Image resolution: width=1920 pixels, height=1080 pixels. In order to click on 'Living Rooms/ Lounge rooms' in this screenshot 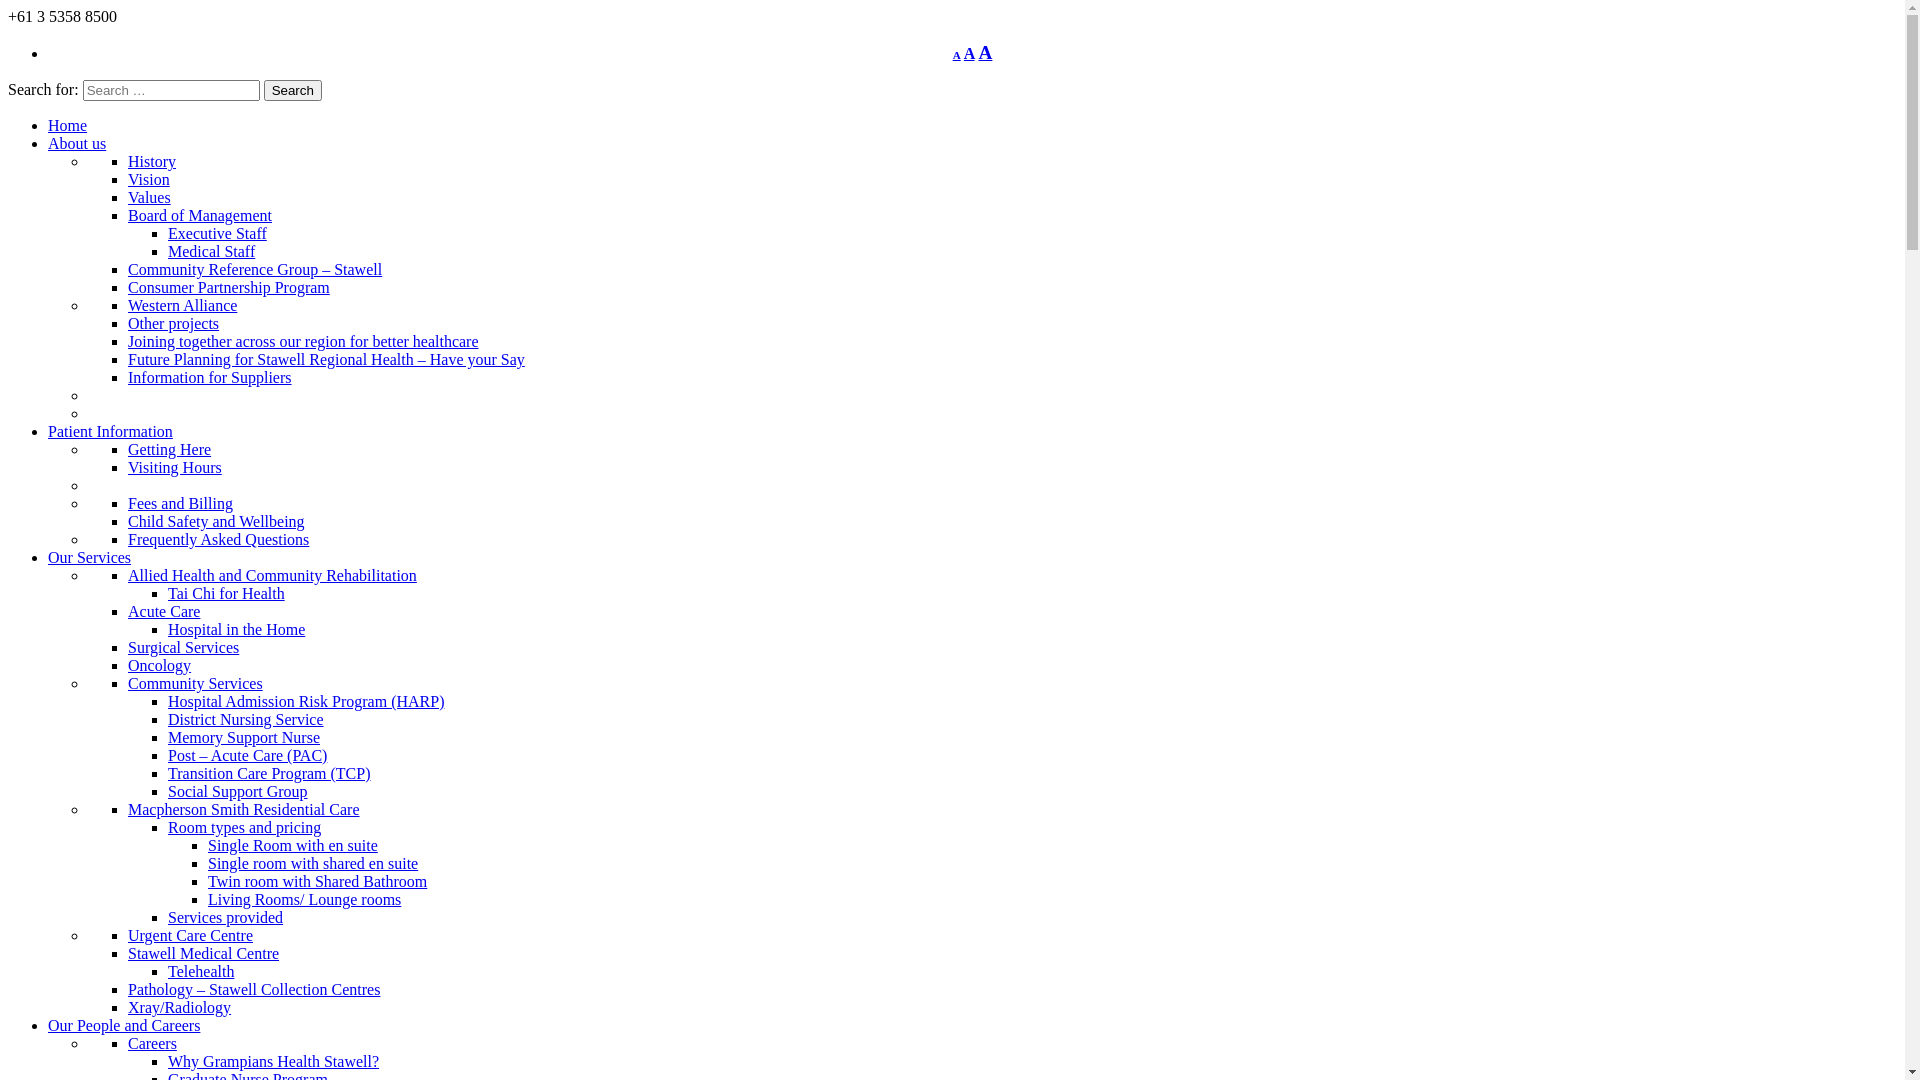, I will do `click(207, 898)`.